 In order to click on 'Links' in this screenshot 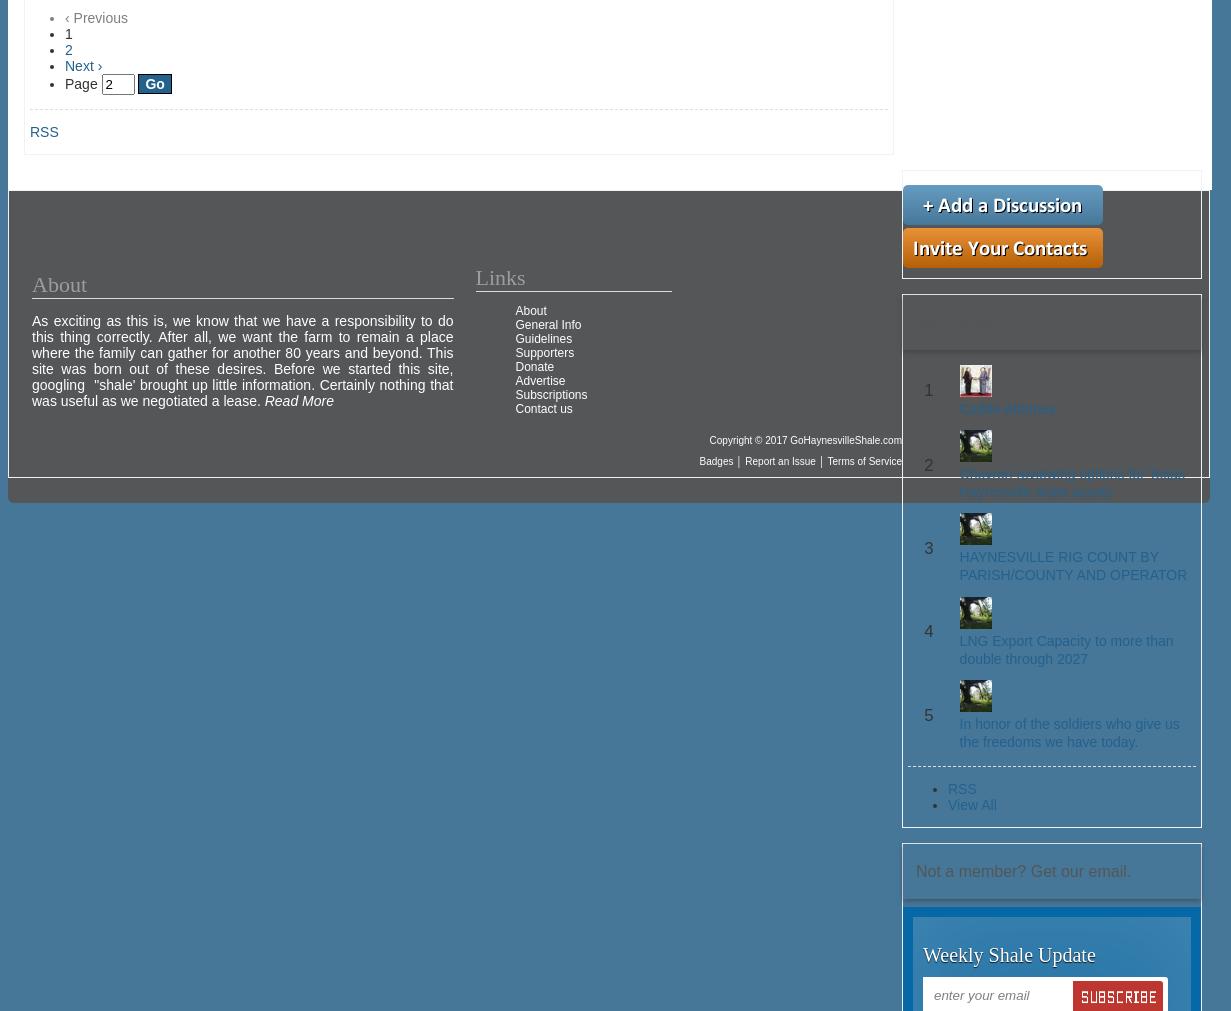, I will do `click(500, 277)`.